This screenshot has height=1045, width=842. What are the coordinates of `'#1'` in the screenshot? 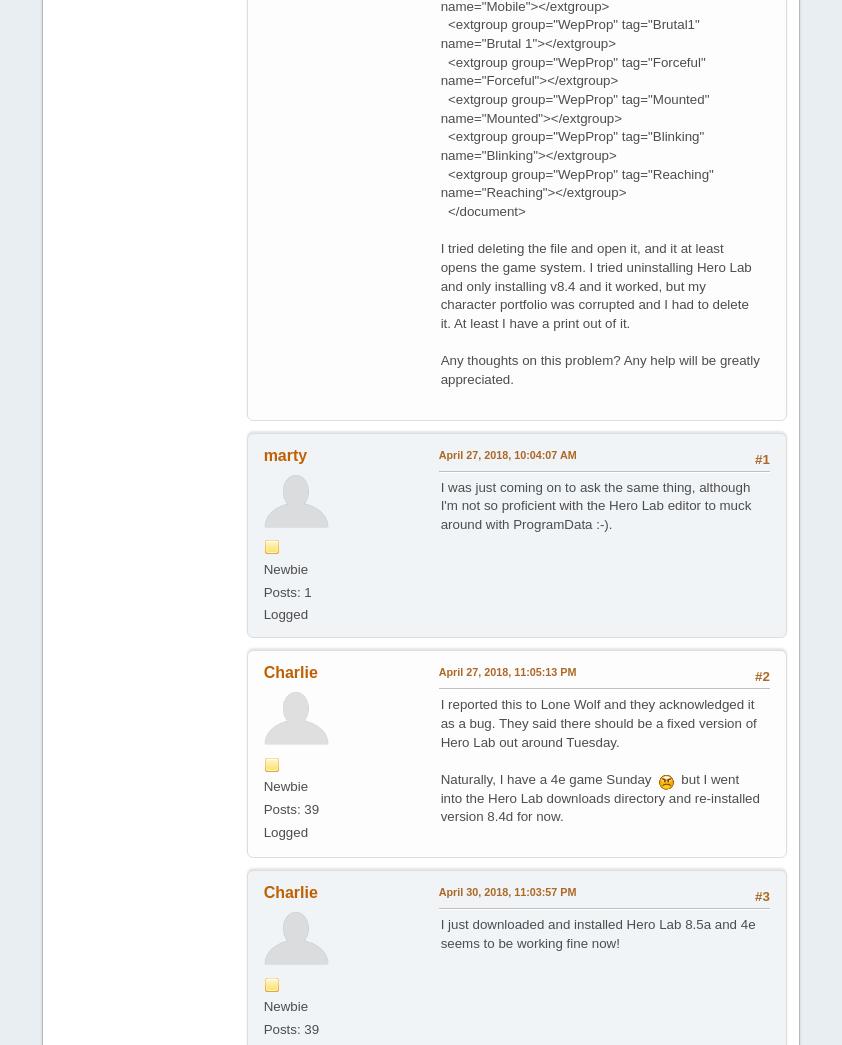 It's located at (762, 458).